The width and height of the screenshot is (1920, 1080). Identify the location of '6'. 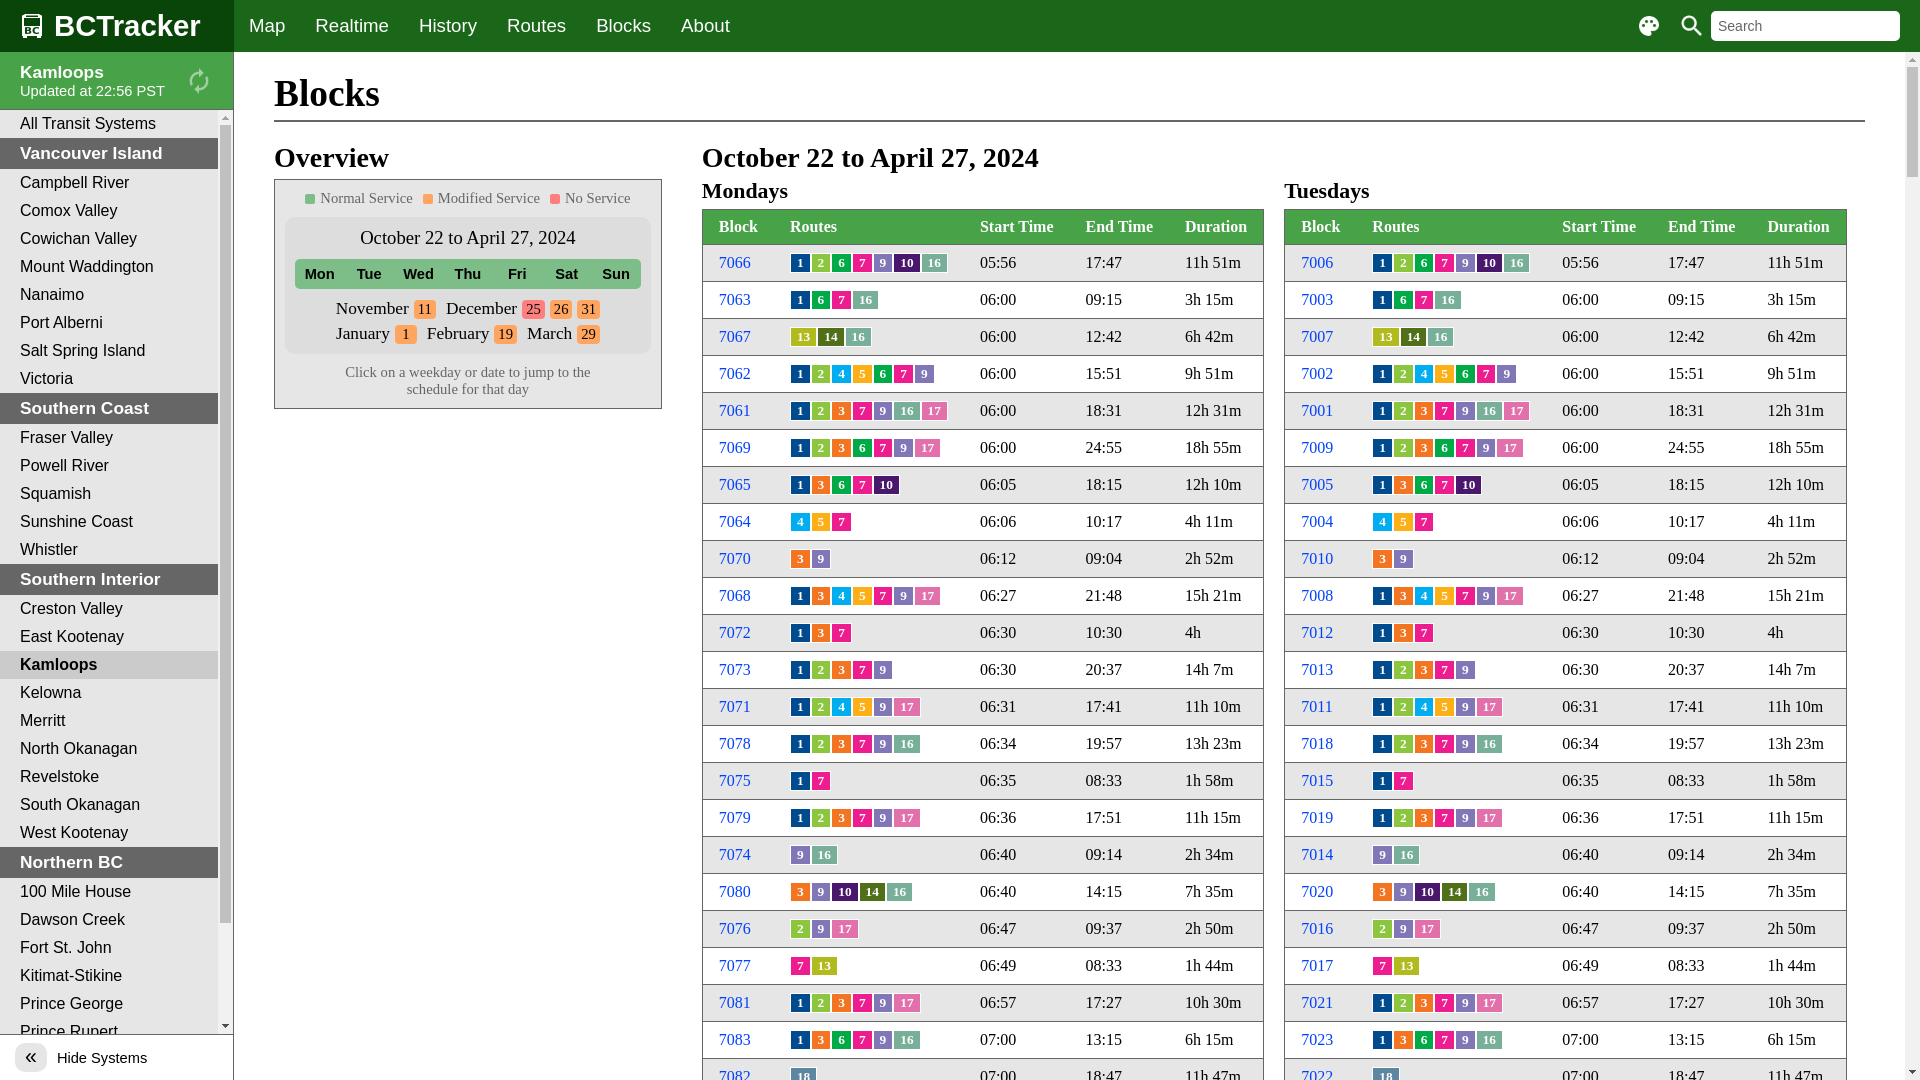
(1423, 261).